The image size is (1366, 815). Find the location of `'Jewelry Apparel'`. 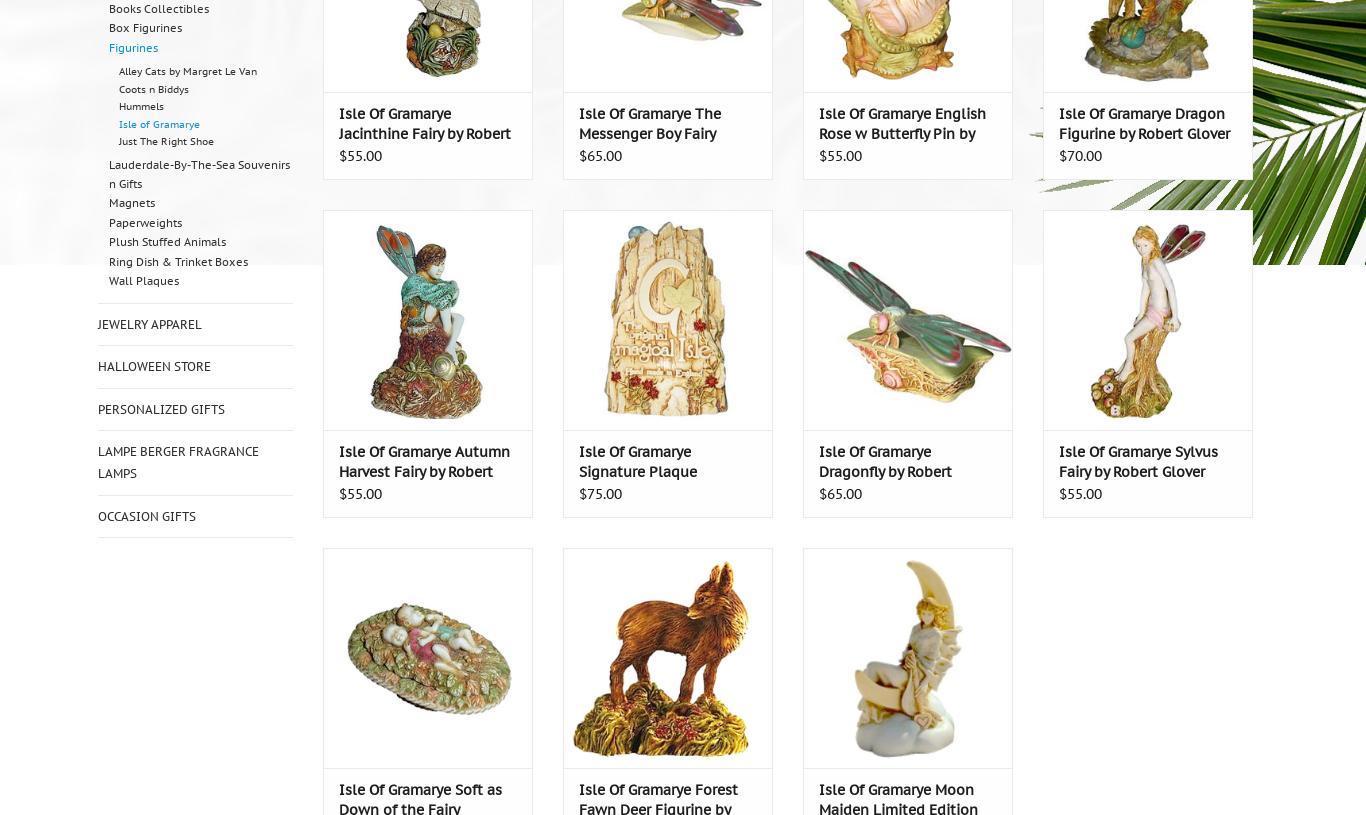

'Jewelry Apparel' is located at coordinates (148, 322).